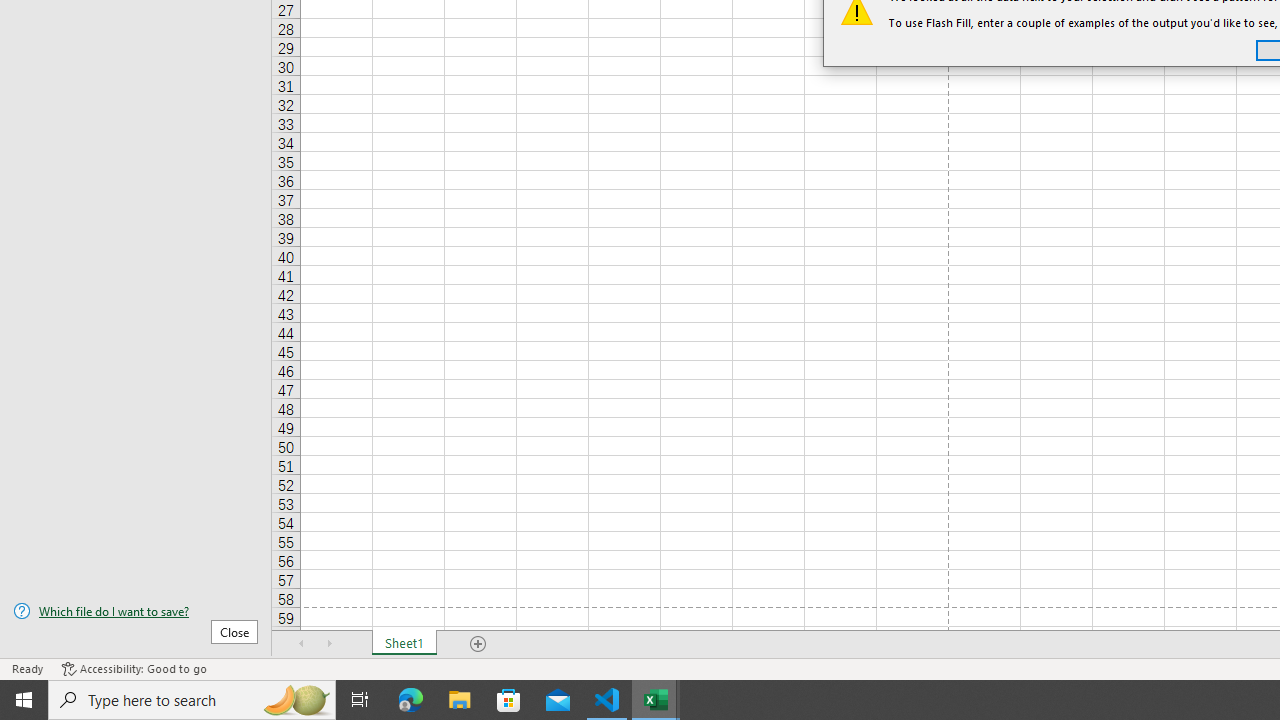 This screenshot has width=1280, height=720. Describe the element at coordinates (192, 698) in the screenshot. I see `'Type here to search'` at that location.